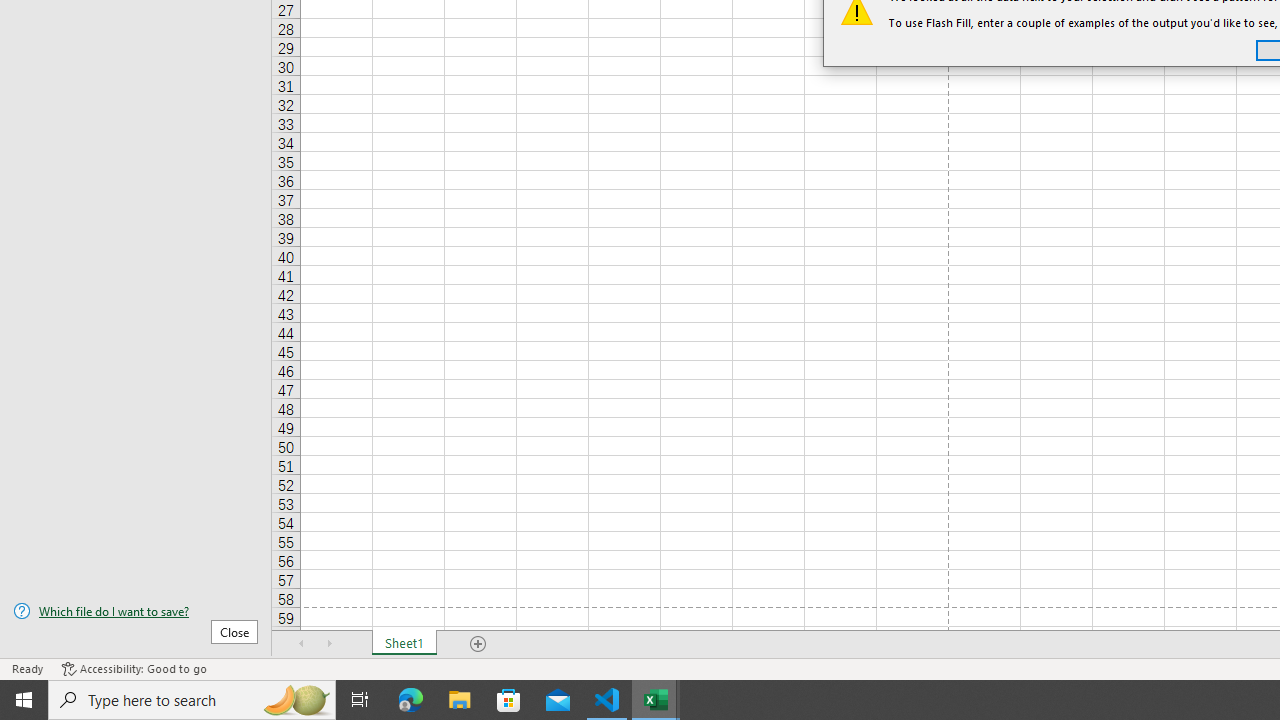 This screenshot has width=1280, height=720. Describe the element at coordinates (192, 698) in the screenshot. I see `'Type here to search'` at that location.